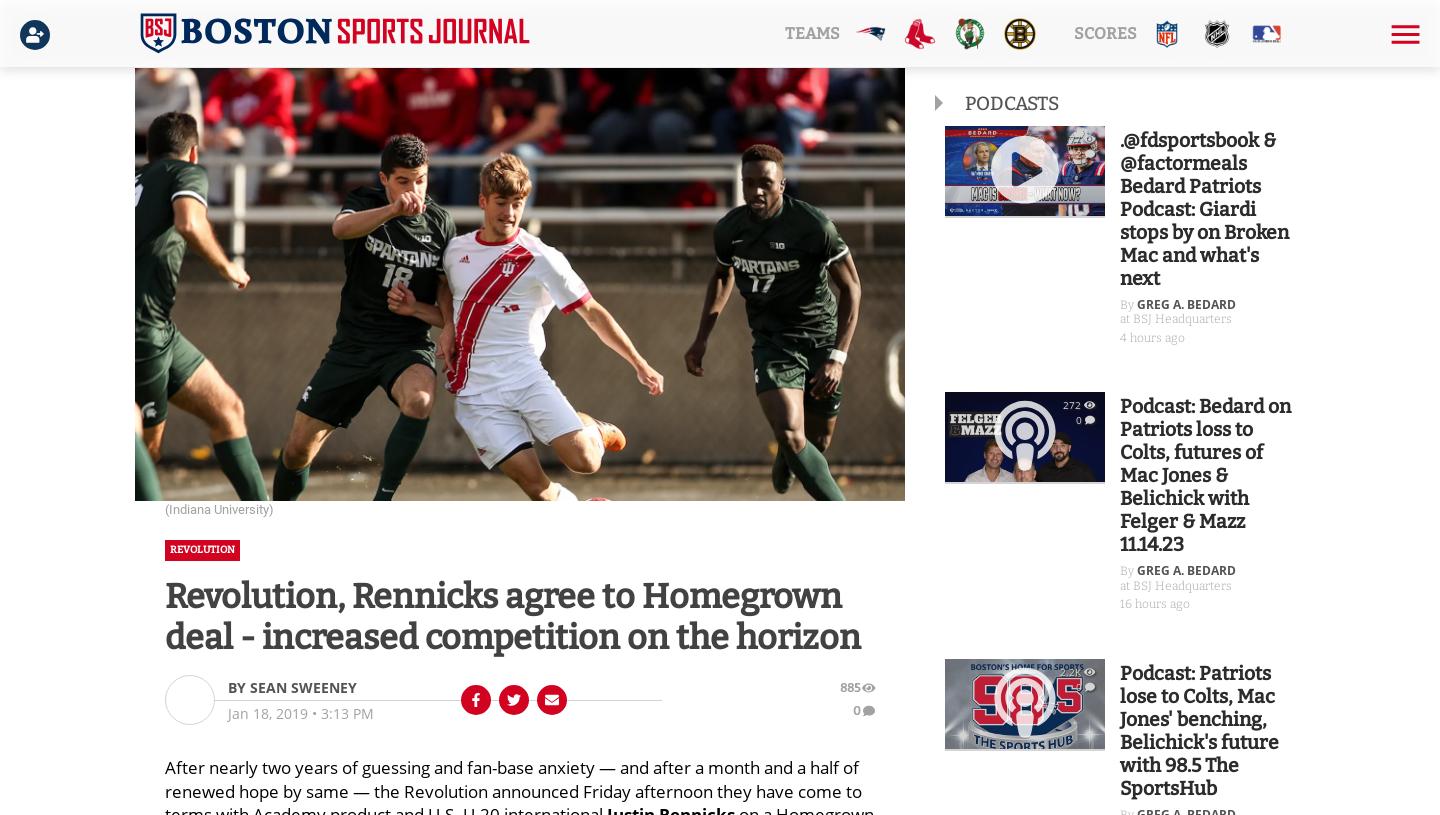 The image size is (1440, 815). What do you see at coordinates (1204, 475) in the screenshot?
I see `'Podcast: Bedard on Patriots loss to Colts, futures of Mac Jones & Belichick with Felger & Mazz 11.14.23'` at bounding box center [1204, 475].